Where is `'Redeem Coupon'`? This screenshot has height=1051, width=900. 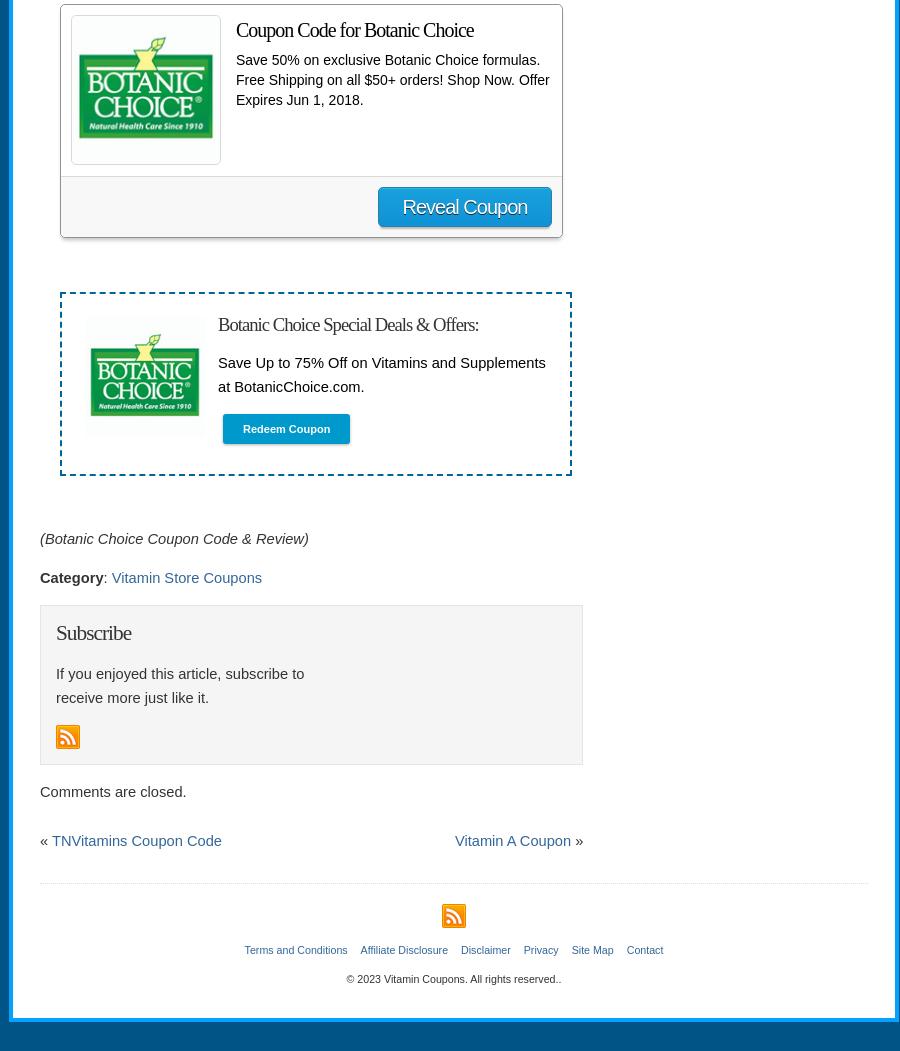
'Redeem Coupon' is located at coordinates (285, 429).